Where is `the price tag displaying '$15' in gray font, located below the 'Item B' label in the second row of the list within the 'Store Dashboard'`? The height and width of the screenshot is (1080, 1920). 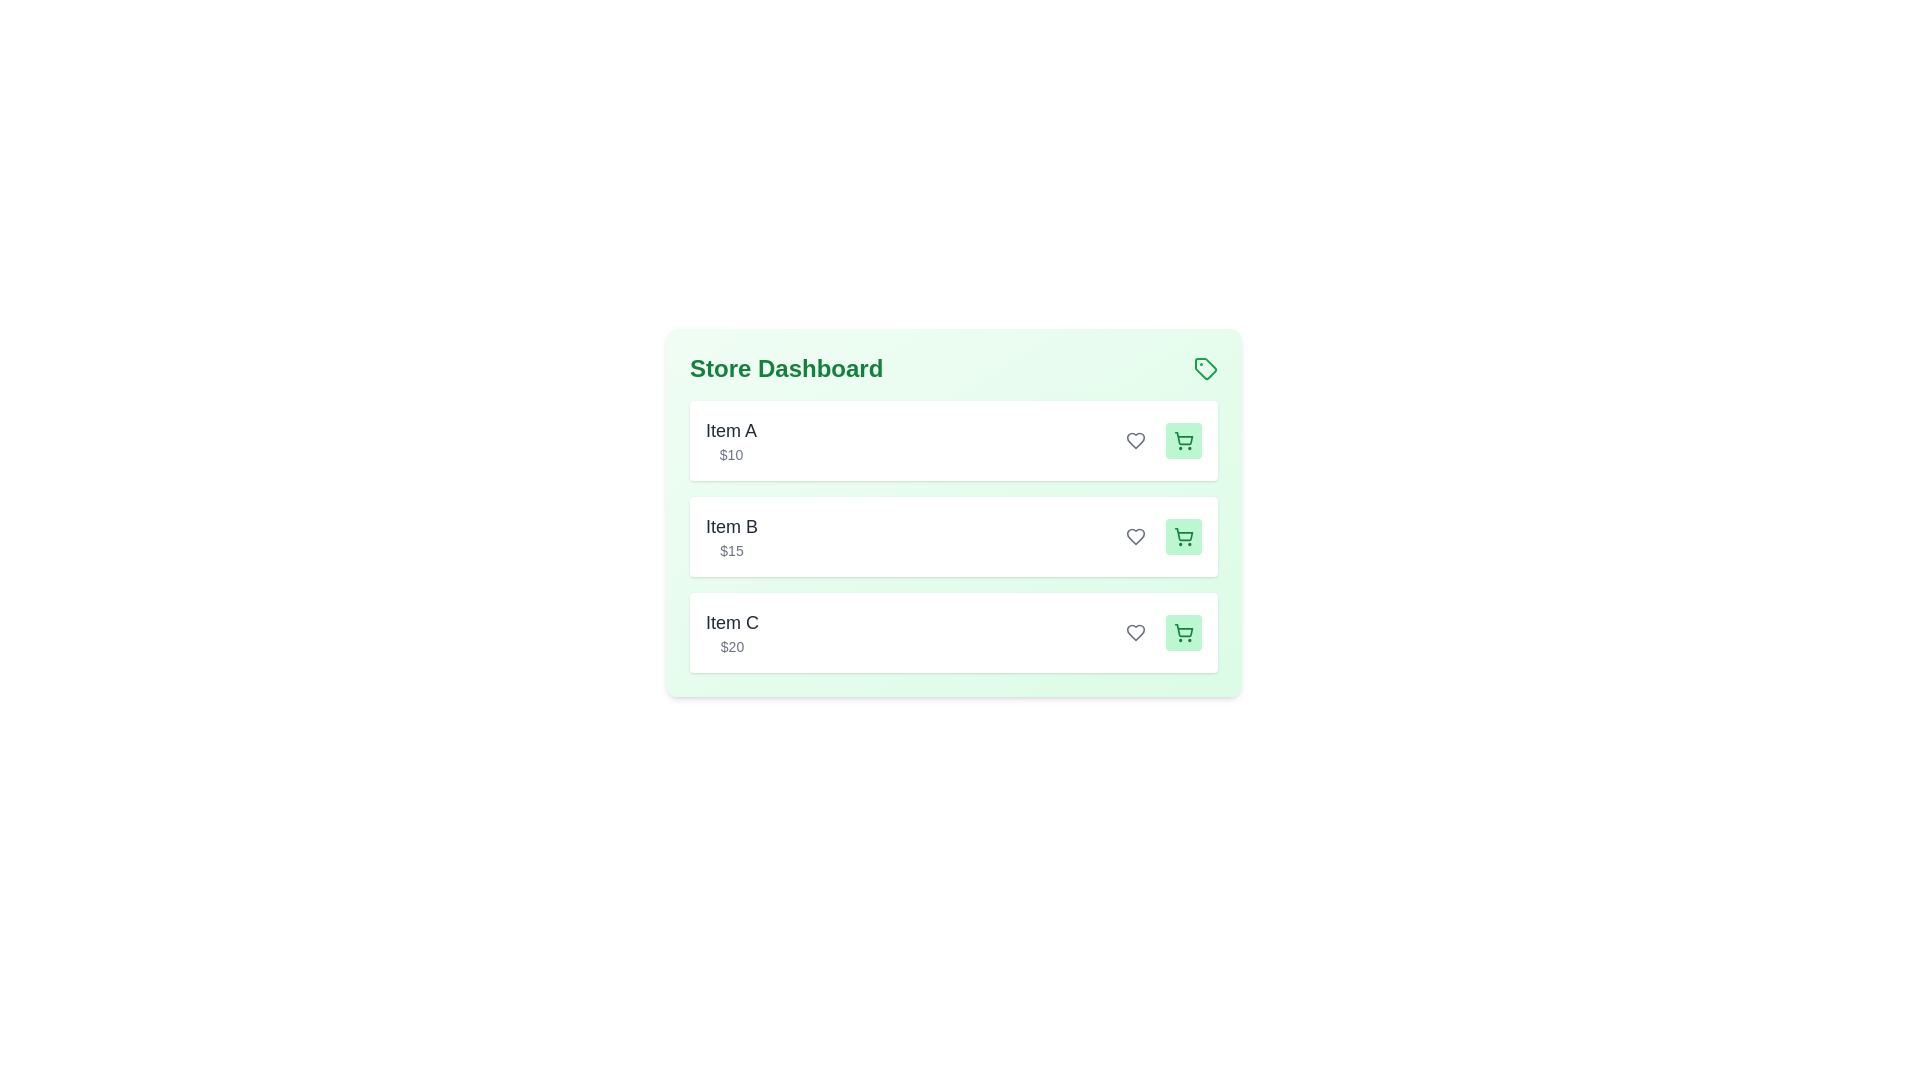 the price tag displaying '$15' in gray font, located below the 'Item B' label in the second row of the list within the 'Store Dashboard' is located at coordinates (731, 551).